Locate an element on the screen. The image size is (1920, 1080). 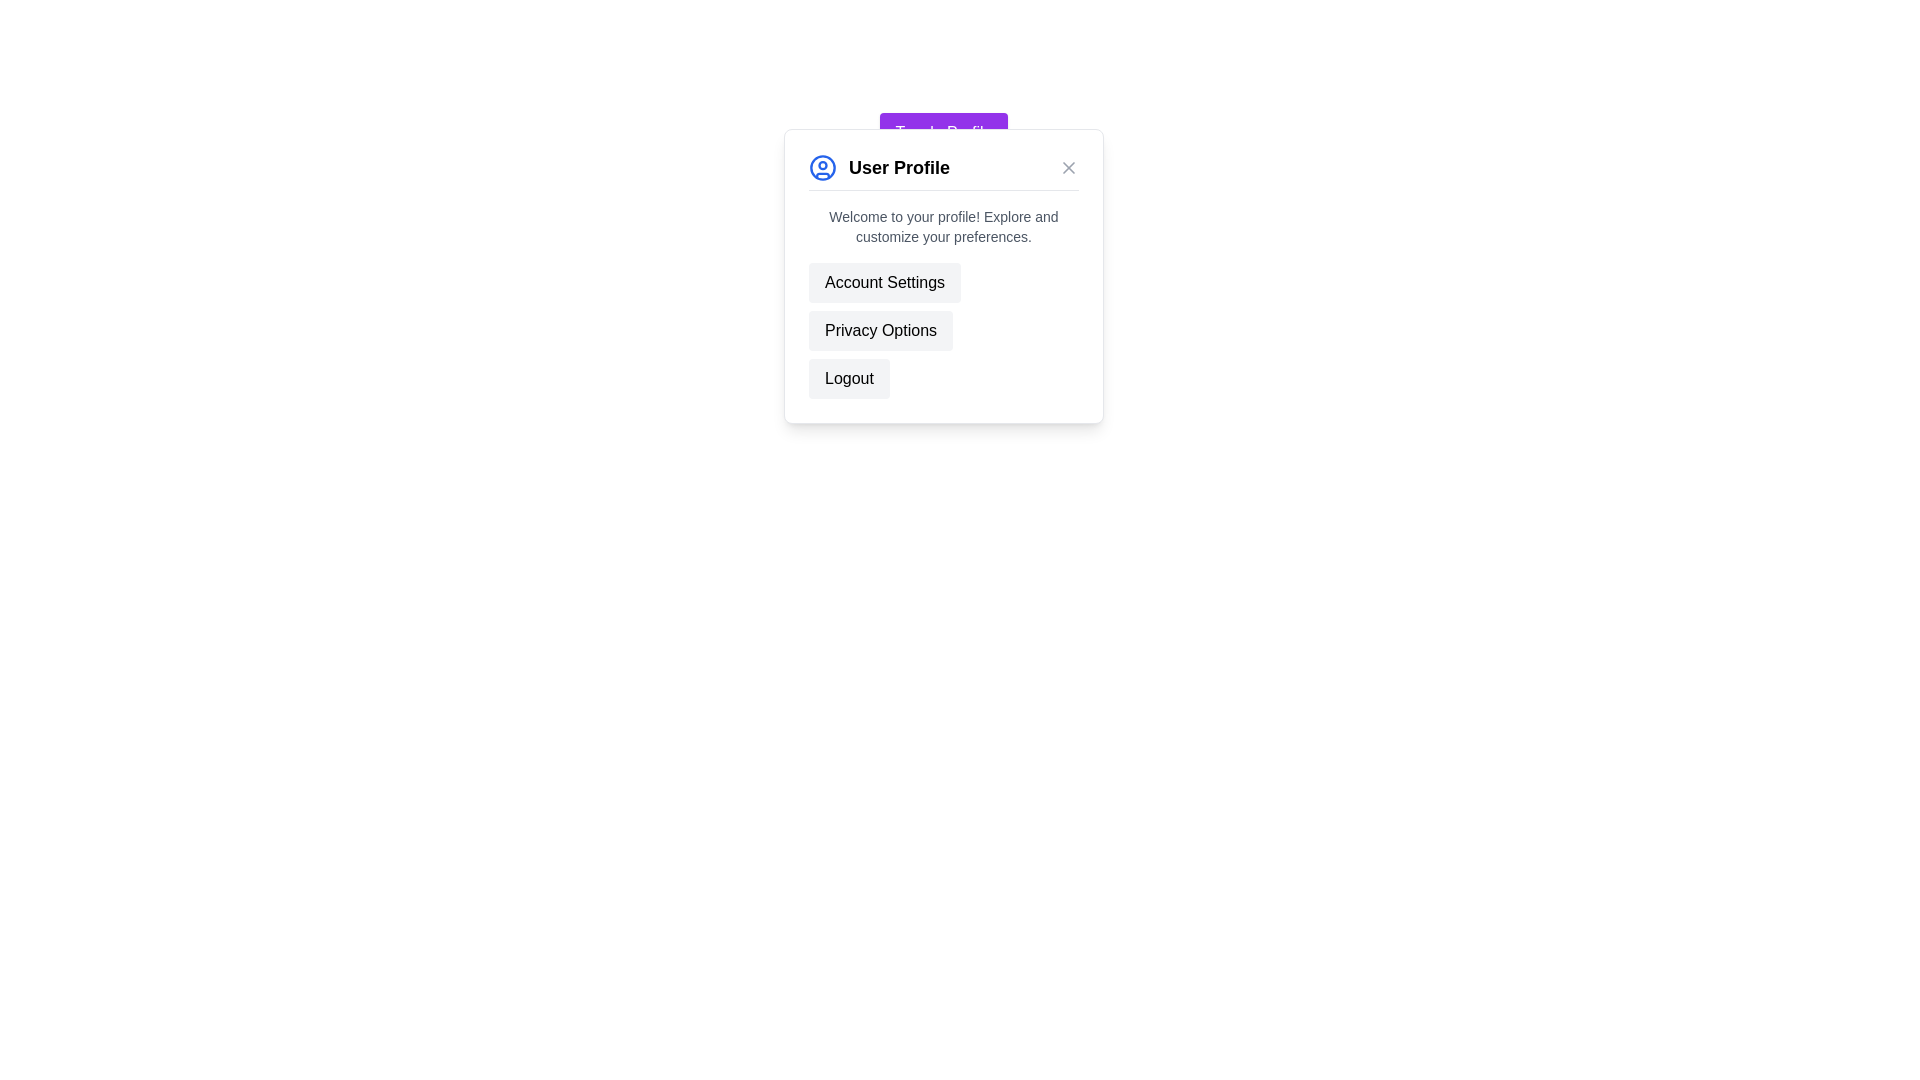
the 'Logout' button located in the 'User Profile' modal dialog box, which is the third option listed vertically is located at coordinates (849, 378).